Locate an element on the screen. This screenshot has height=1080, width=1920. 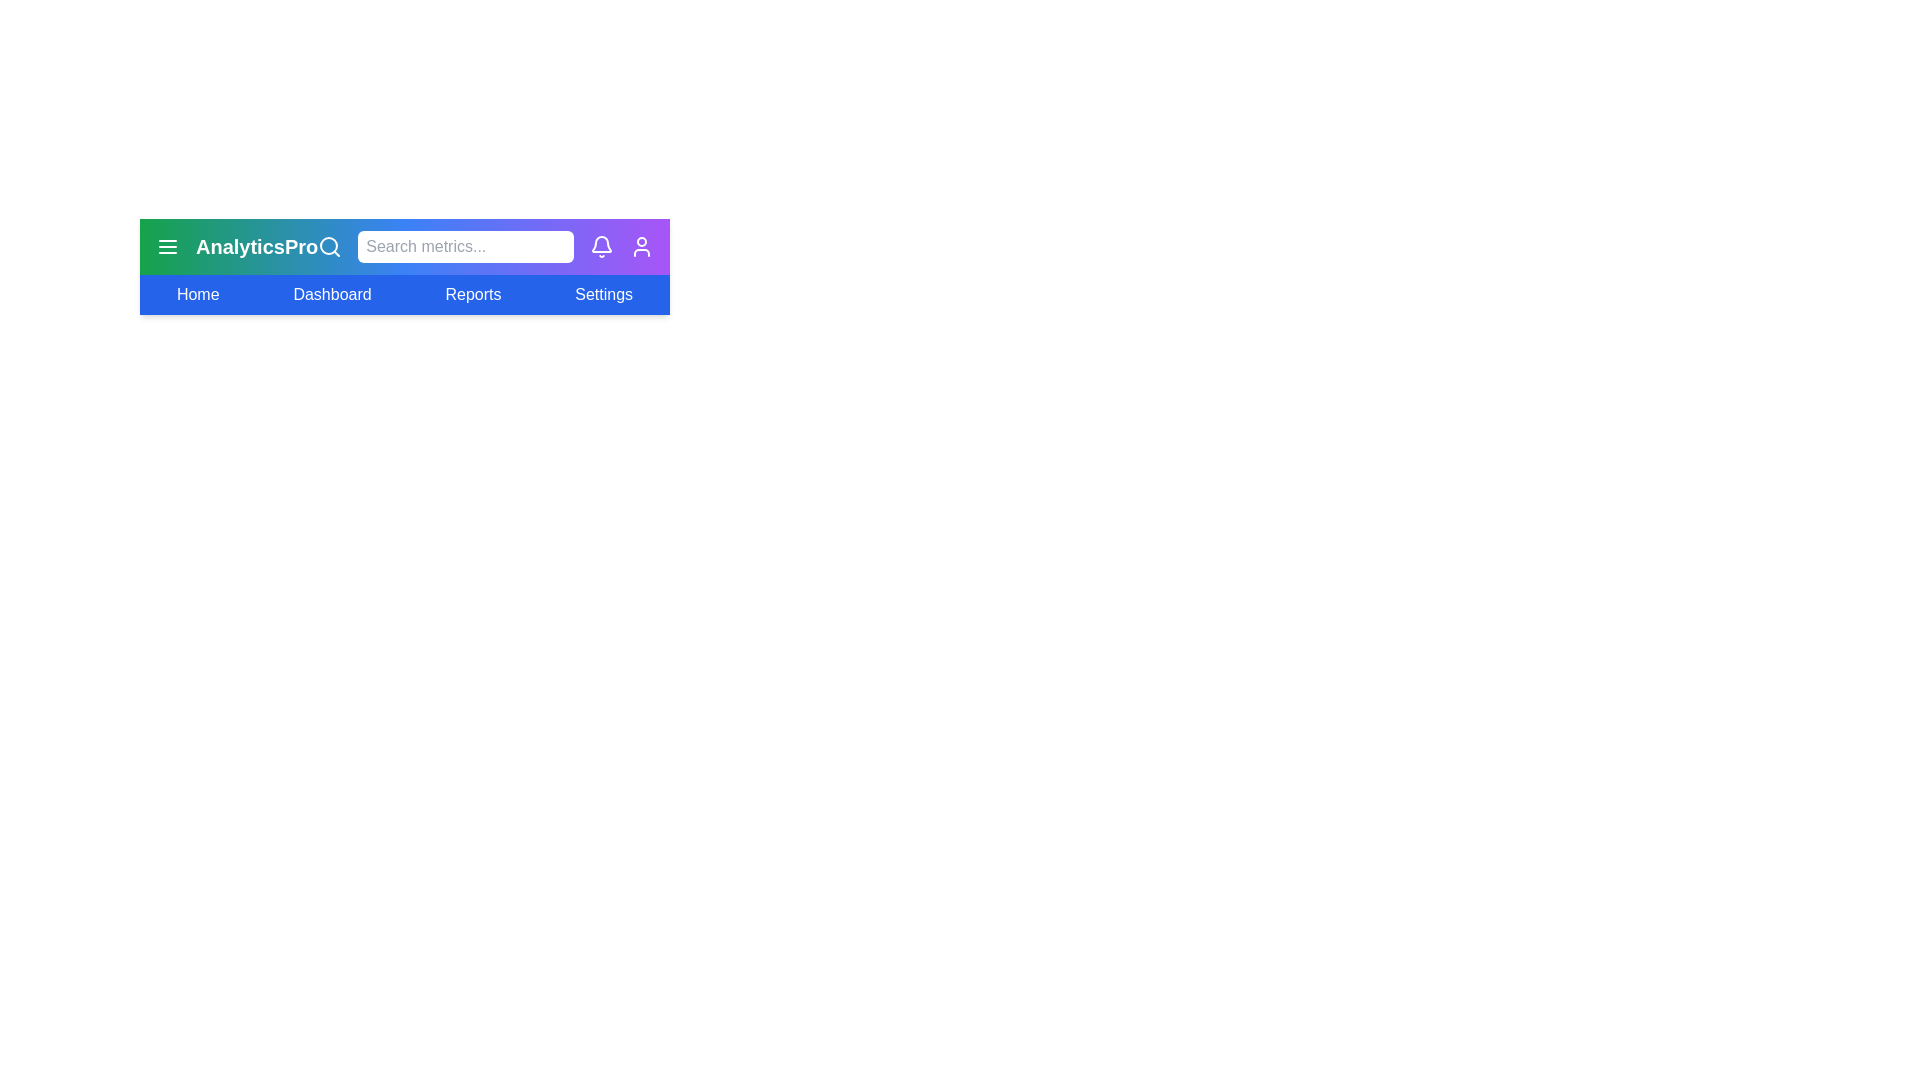
the menu option labeled Settings to select it is located at coordinates (603, 294).